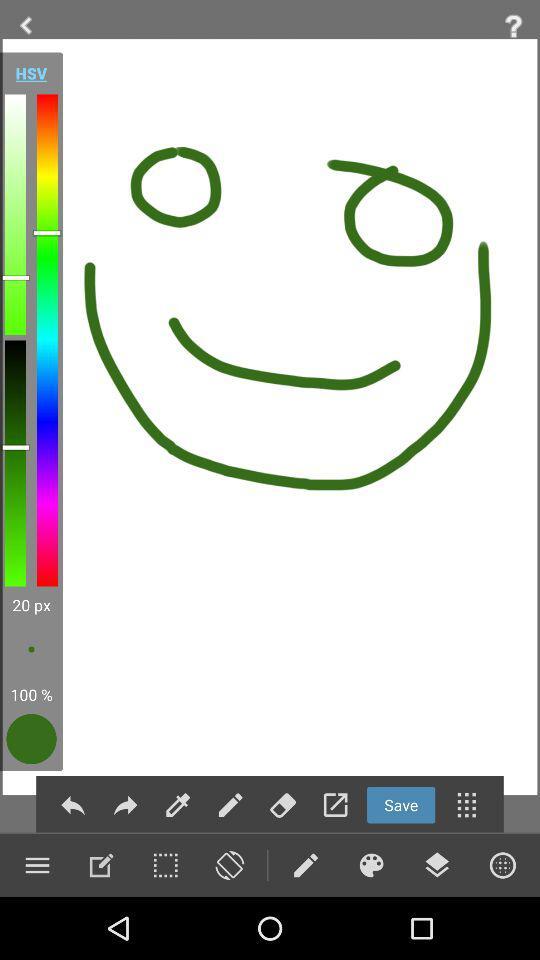 The width and height of the screenshot is (540, 960). I want to click on the edit icon, so click(305, 864).